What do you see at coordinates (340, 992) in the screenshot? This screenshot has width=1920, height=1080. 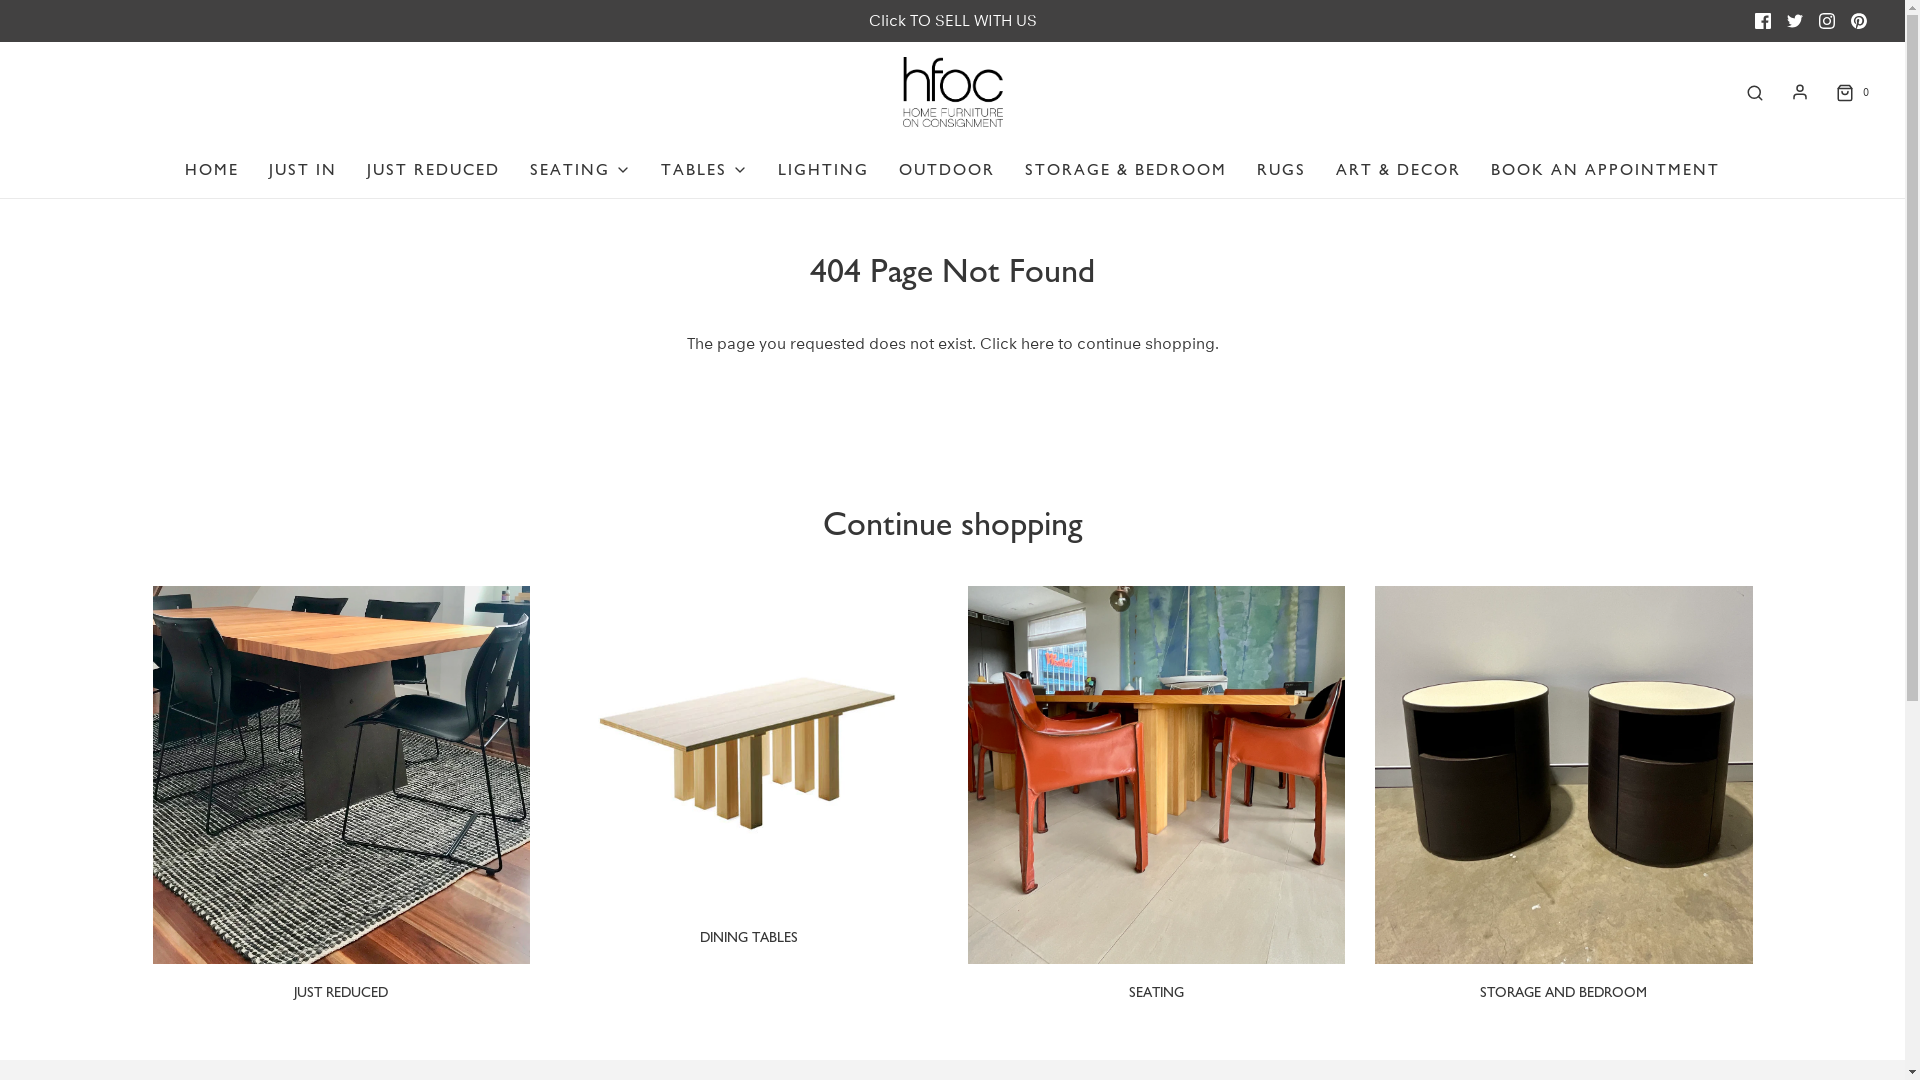 I see `'JUST REDUCED'` at bounding box center [340, 992].